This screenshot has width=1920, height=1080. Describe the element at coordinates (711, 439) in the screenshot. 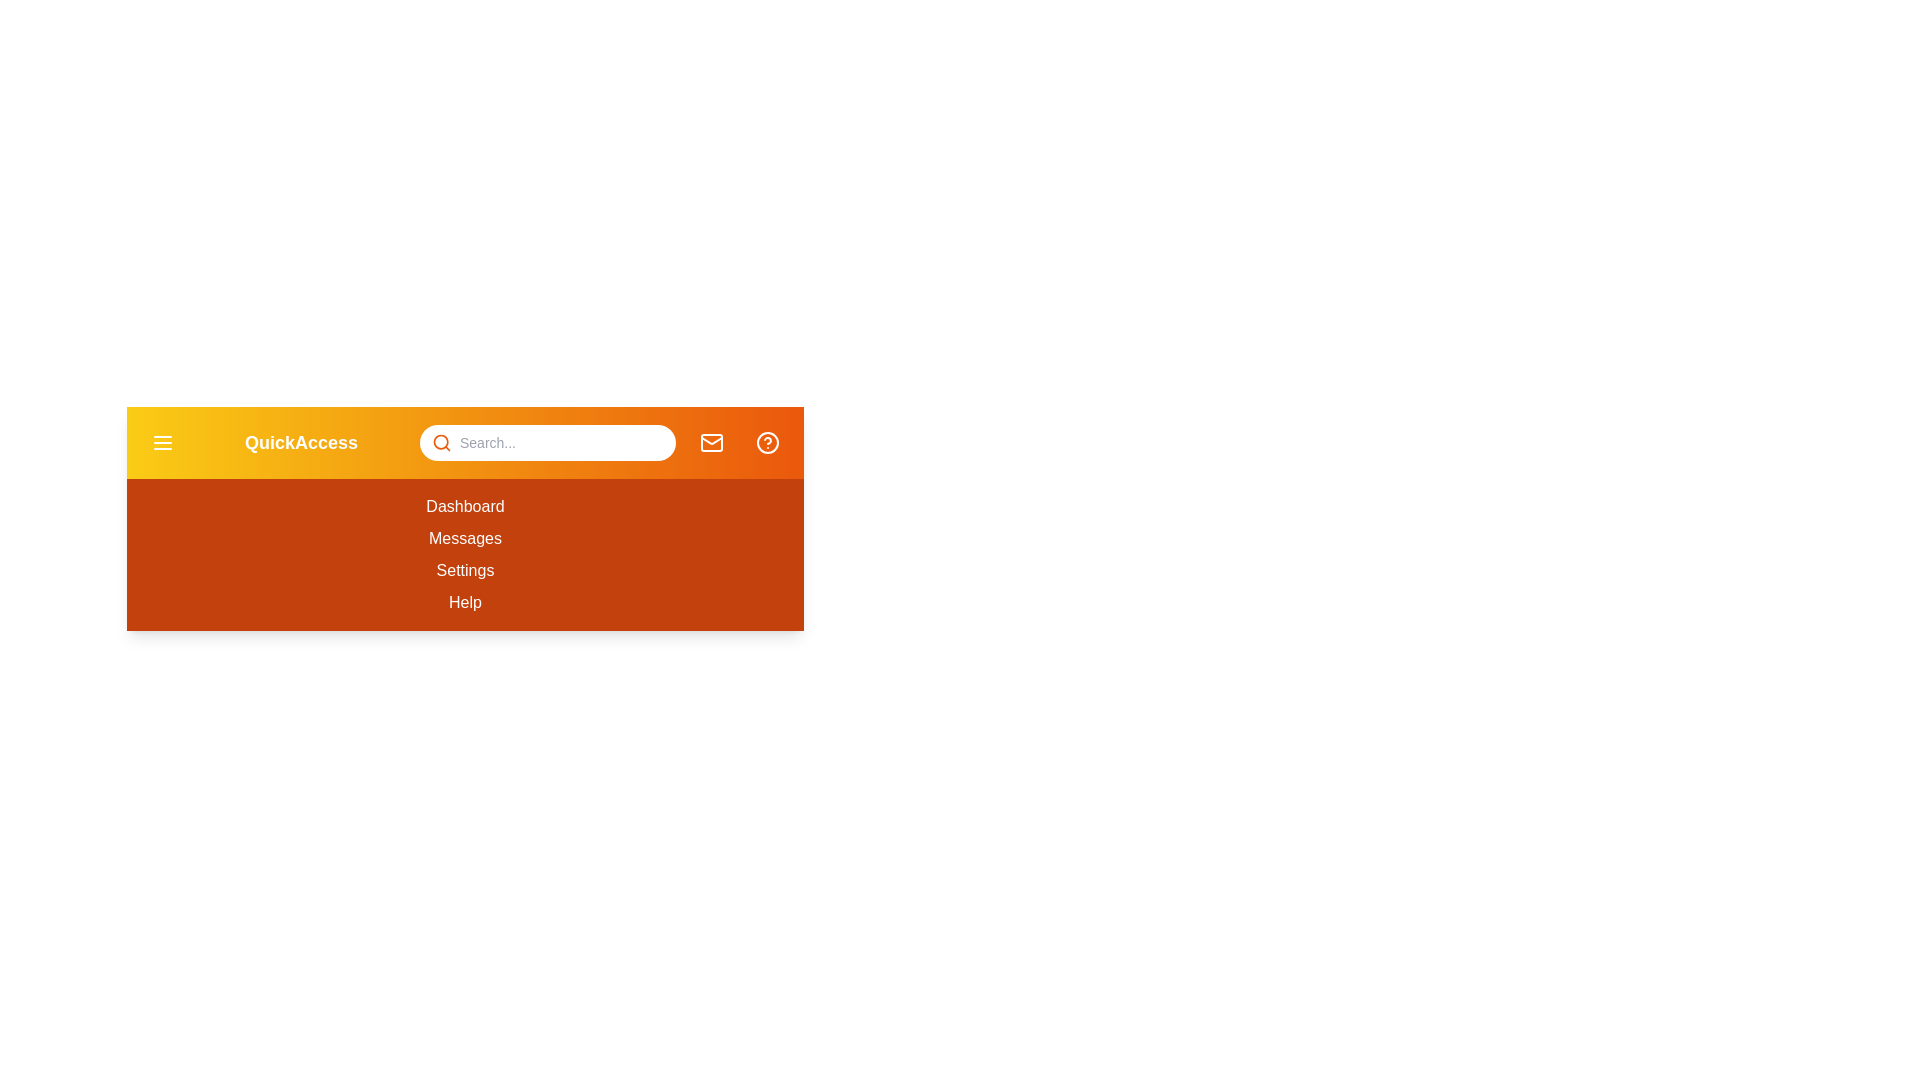

I see `the diagonal line-like shape forming part of the envelope icon in the top-right corner of the navigation bar` at that location.